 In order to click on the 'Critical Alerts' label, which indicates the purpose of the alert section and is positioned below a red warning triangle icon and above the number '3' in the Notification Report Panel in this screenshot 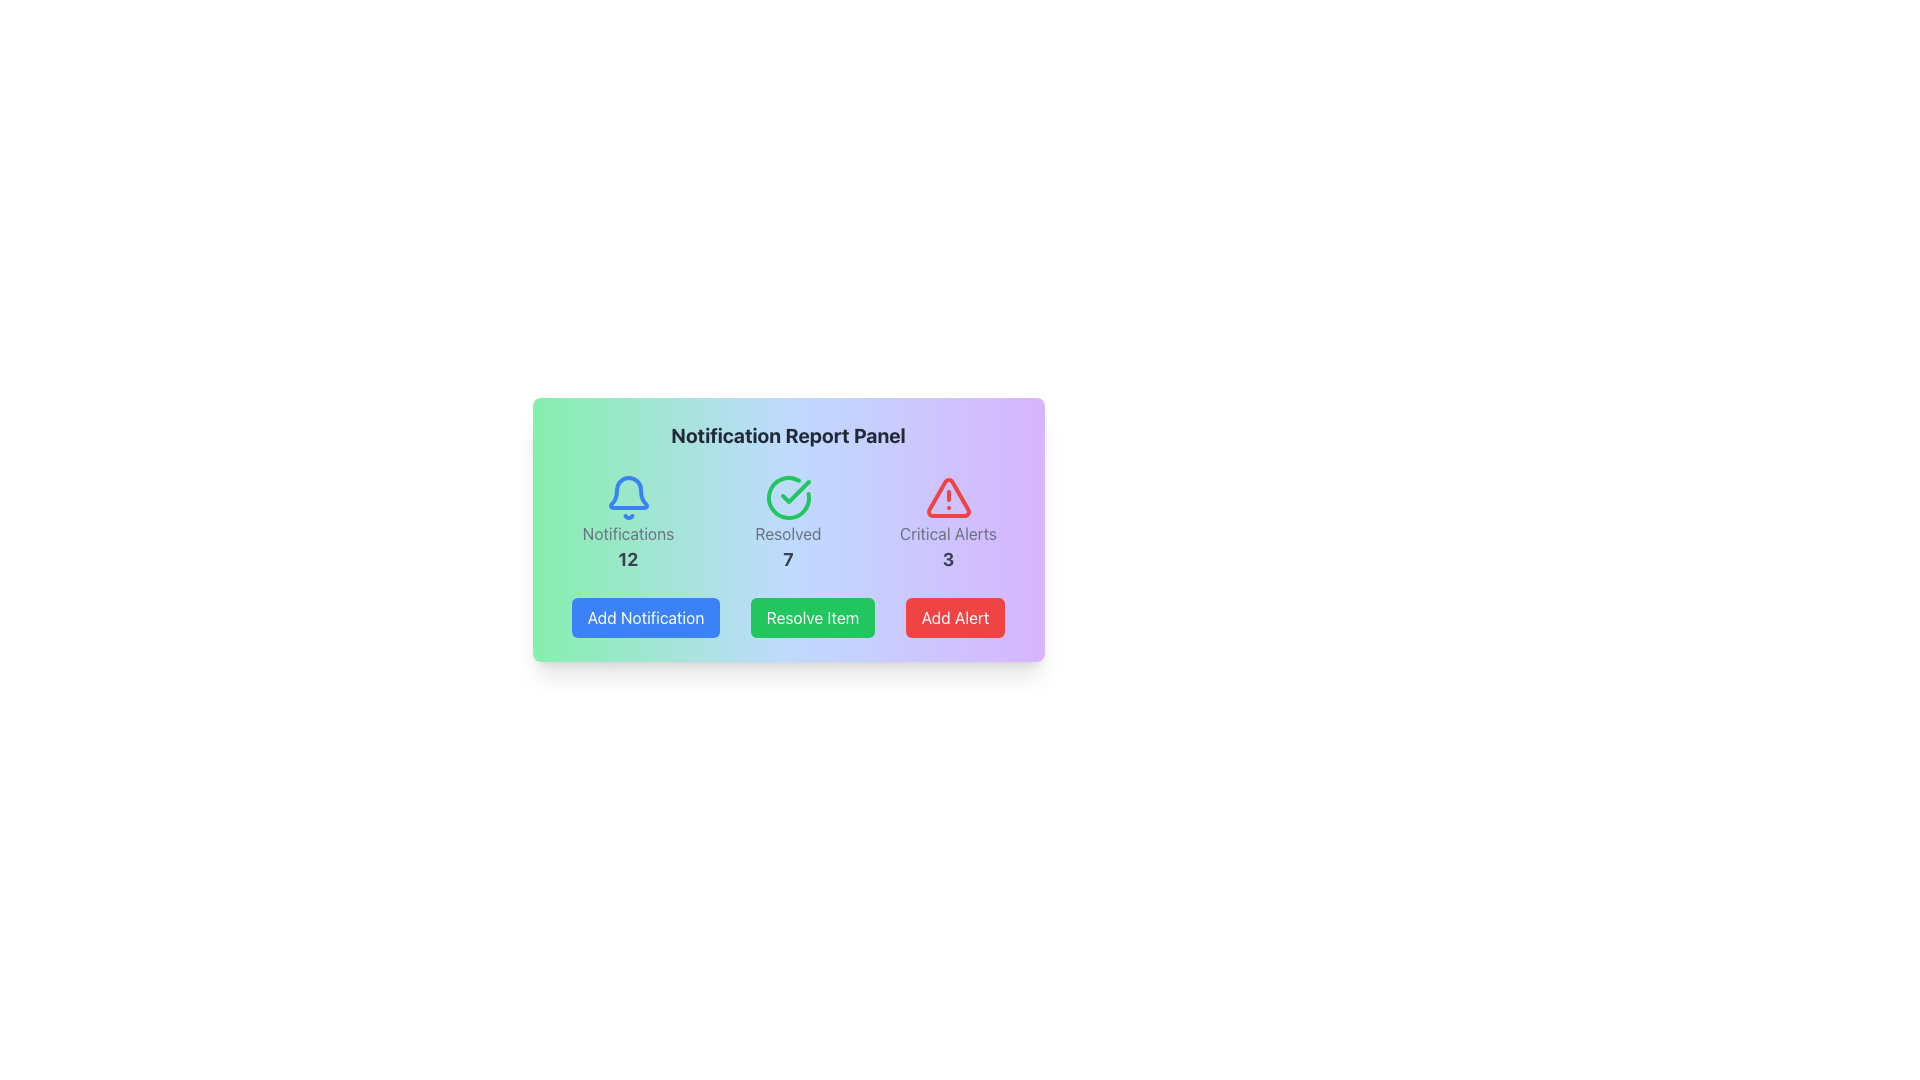, I will do `click(947, 532)`.